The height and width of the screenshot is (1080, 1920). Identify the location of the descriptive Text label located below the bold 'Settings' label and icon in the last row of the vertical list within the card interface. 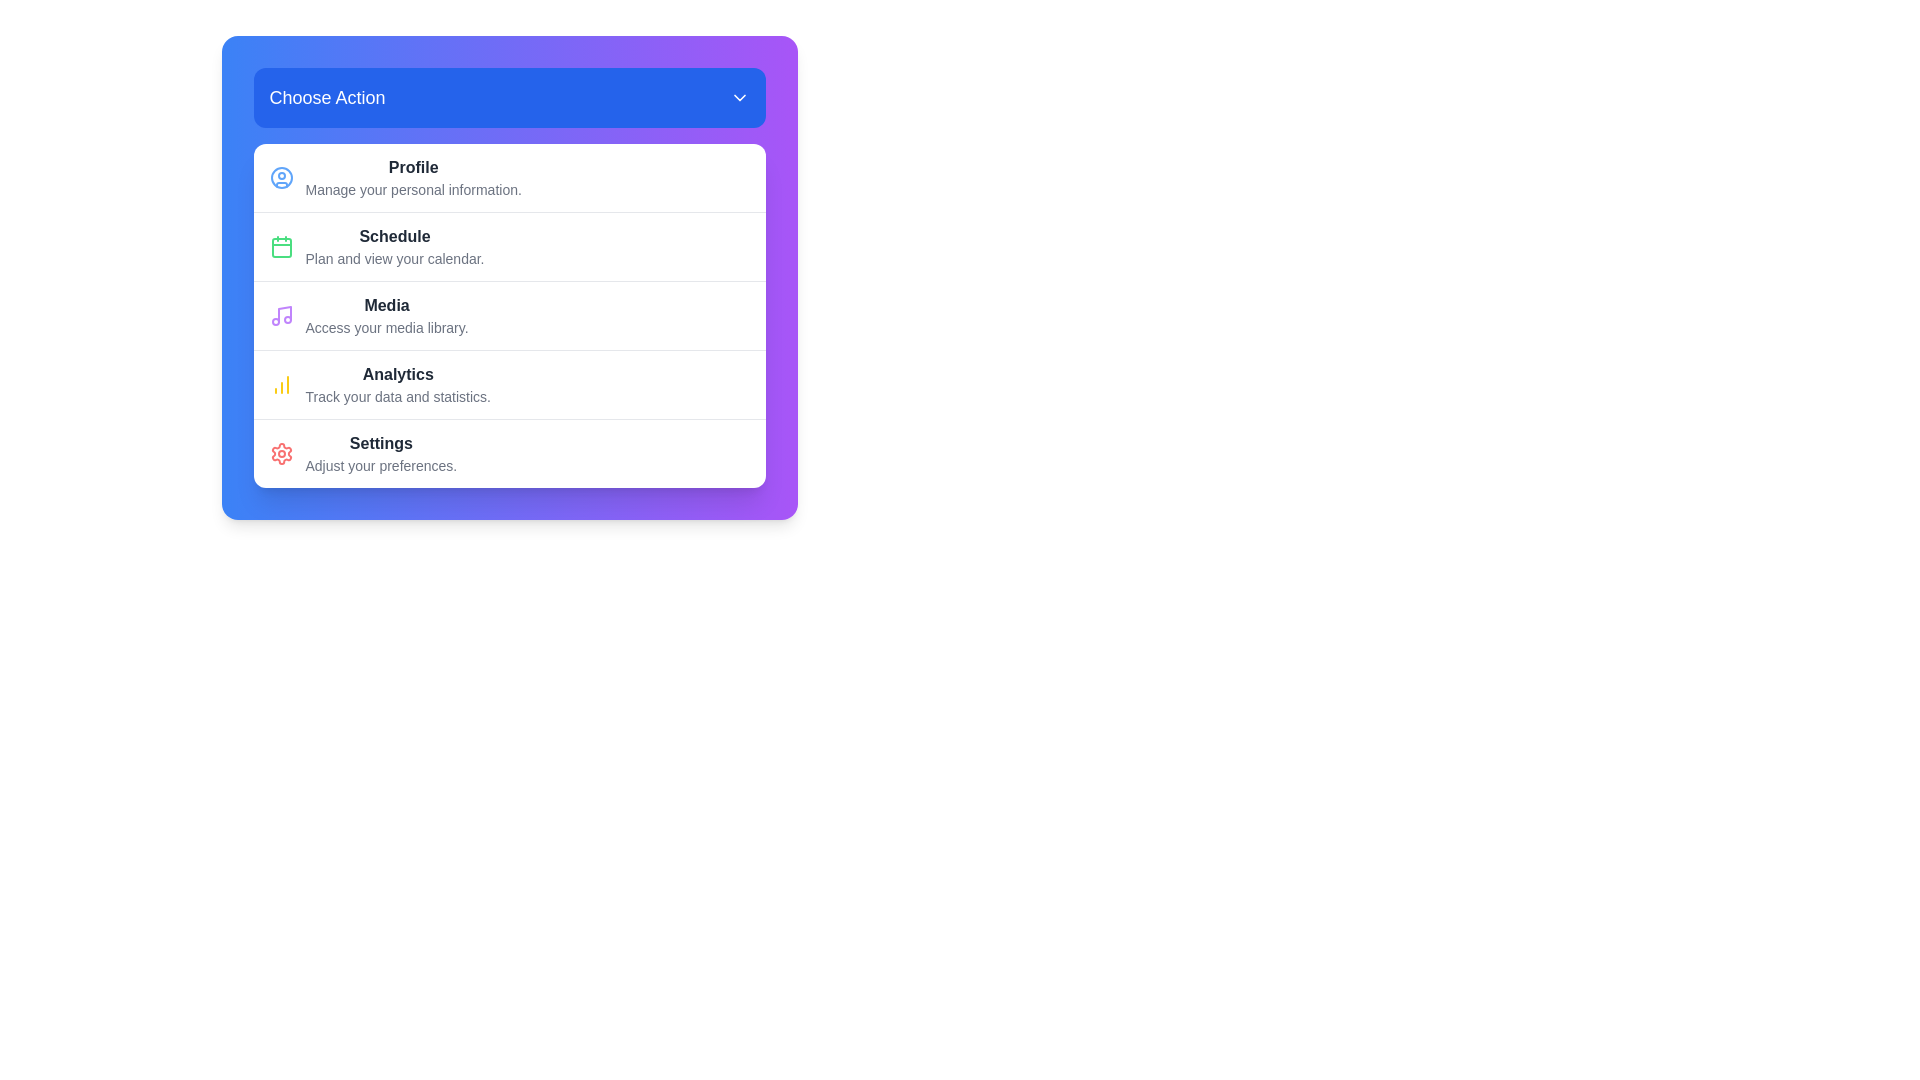
(381, 466).